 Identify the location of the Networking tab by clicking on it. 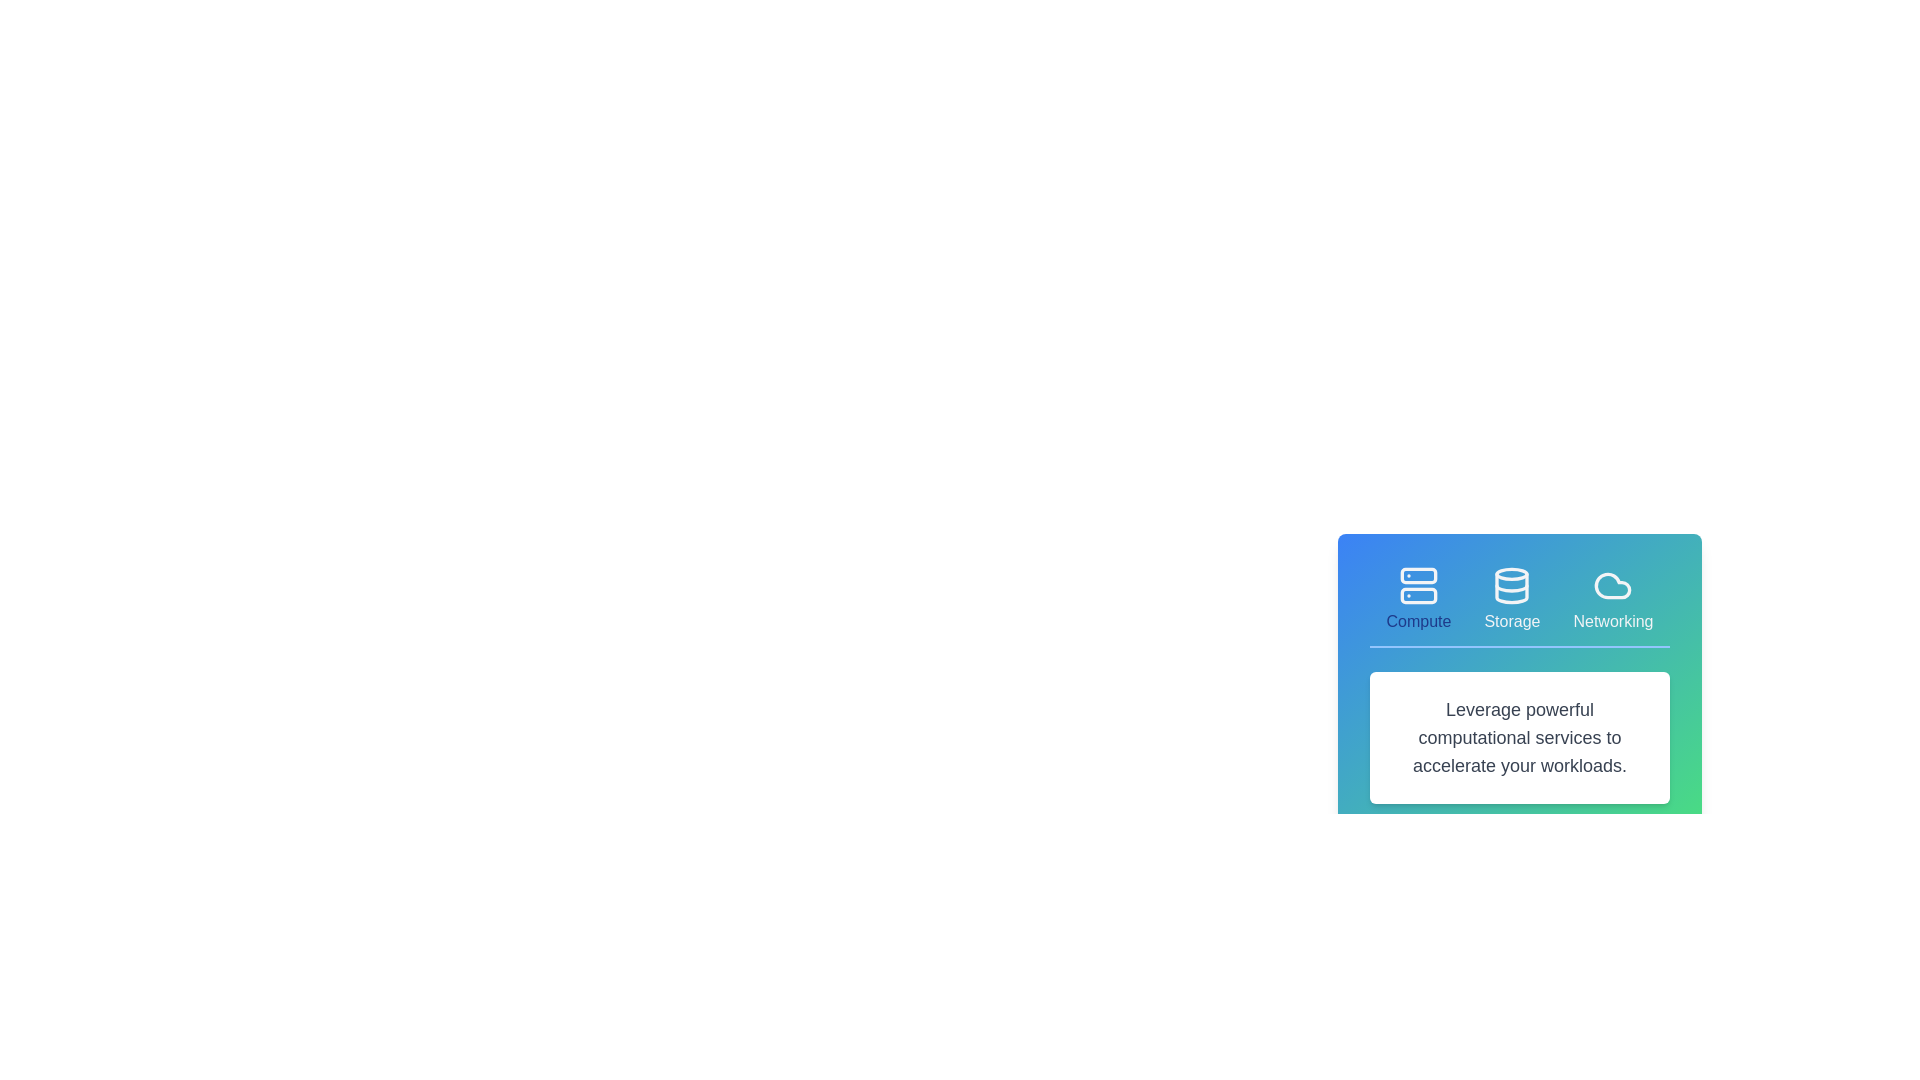
(1612, 599).